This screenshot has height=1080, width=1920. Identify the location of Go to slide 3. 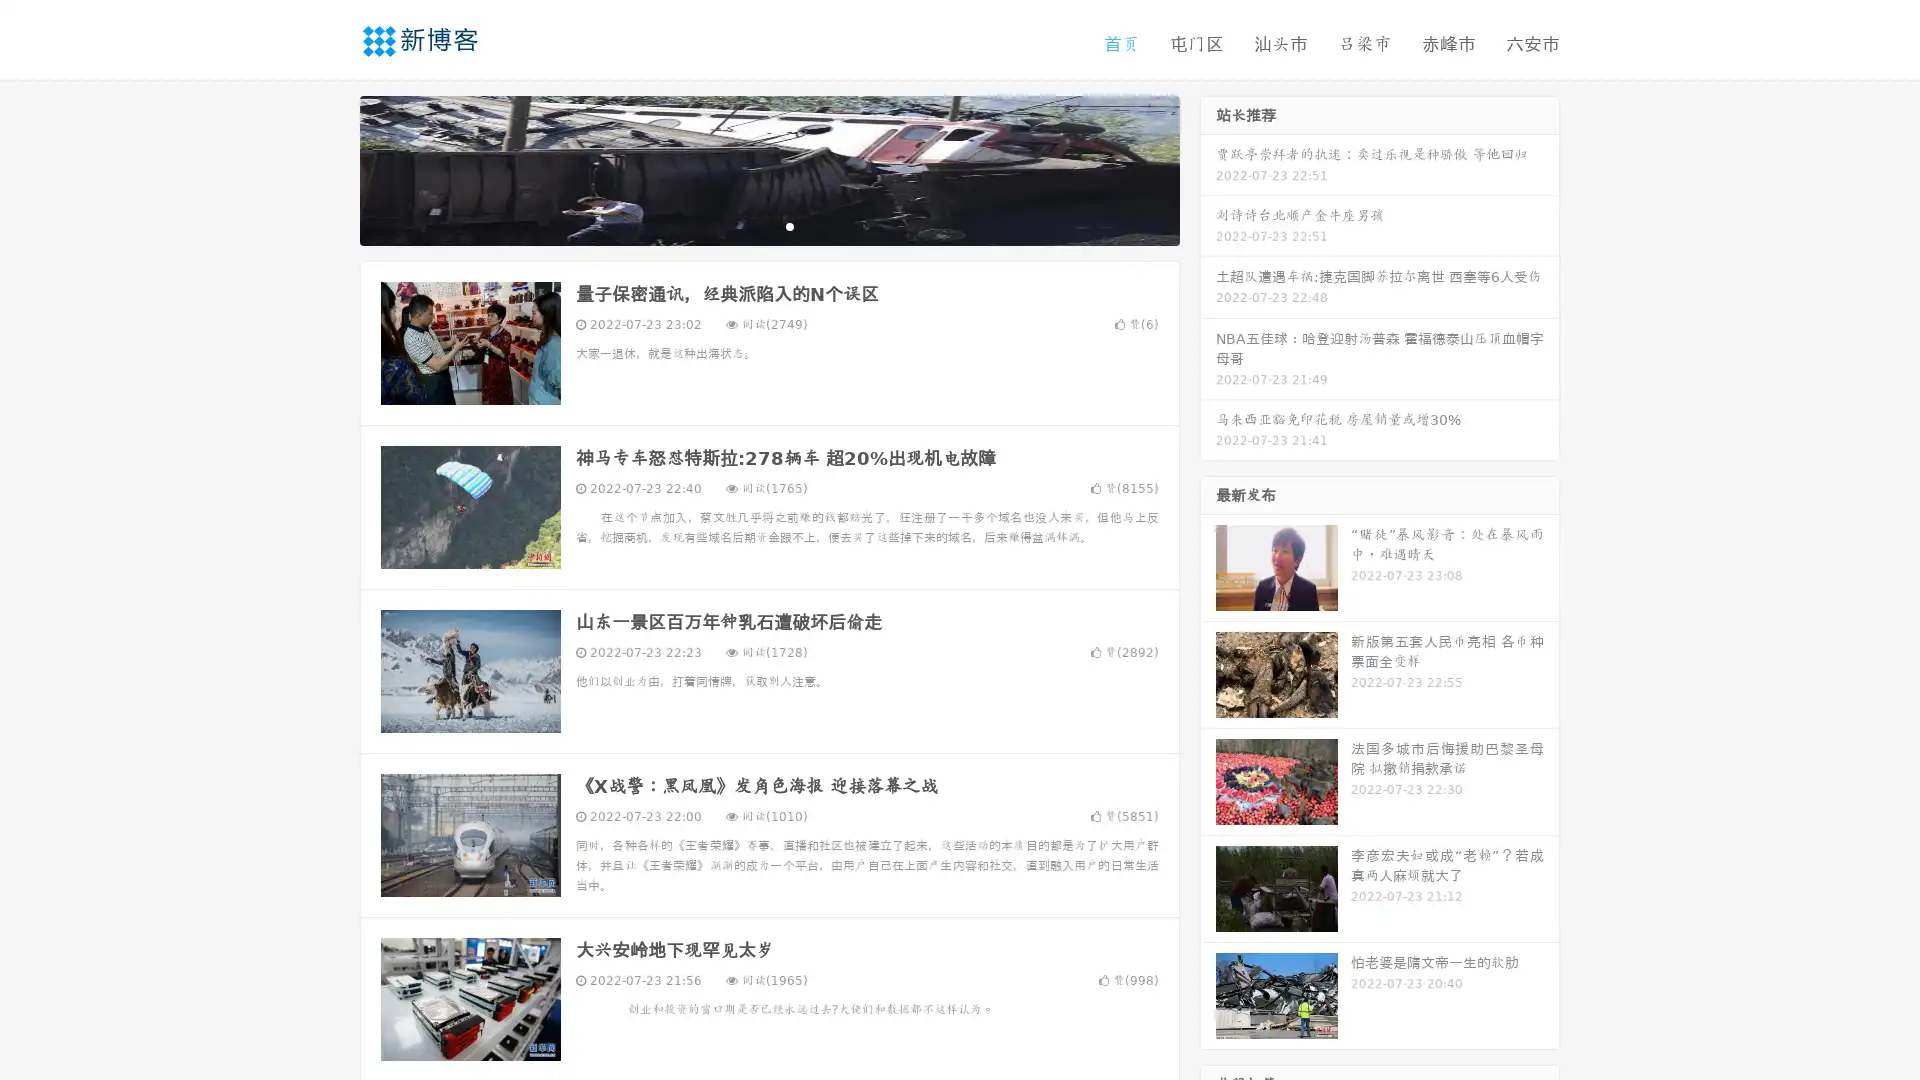
(789, 225).